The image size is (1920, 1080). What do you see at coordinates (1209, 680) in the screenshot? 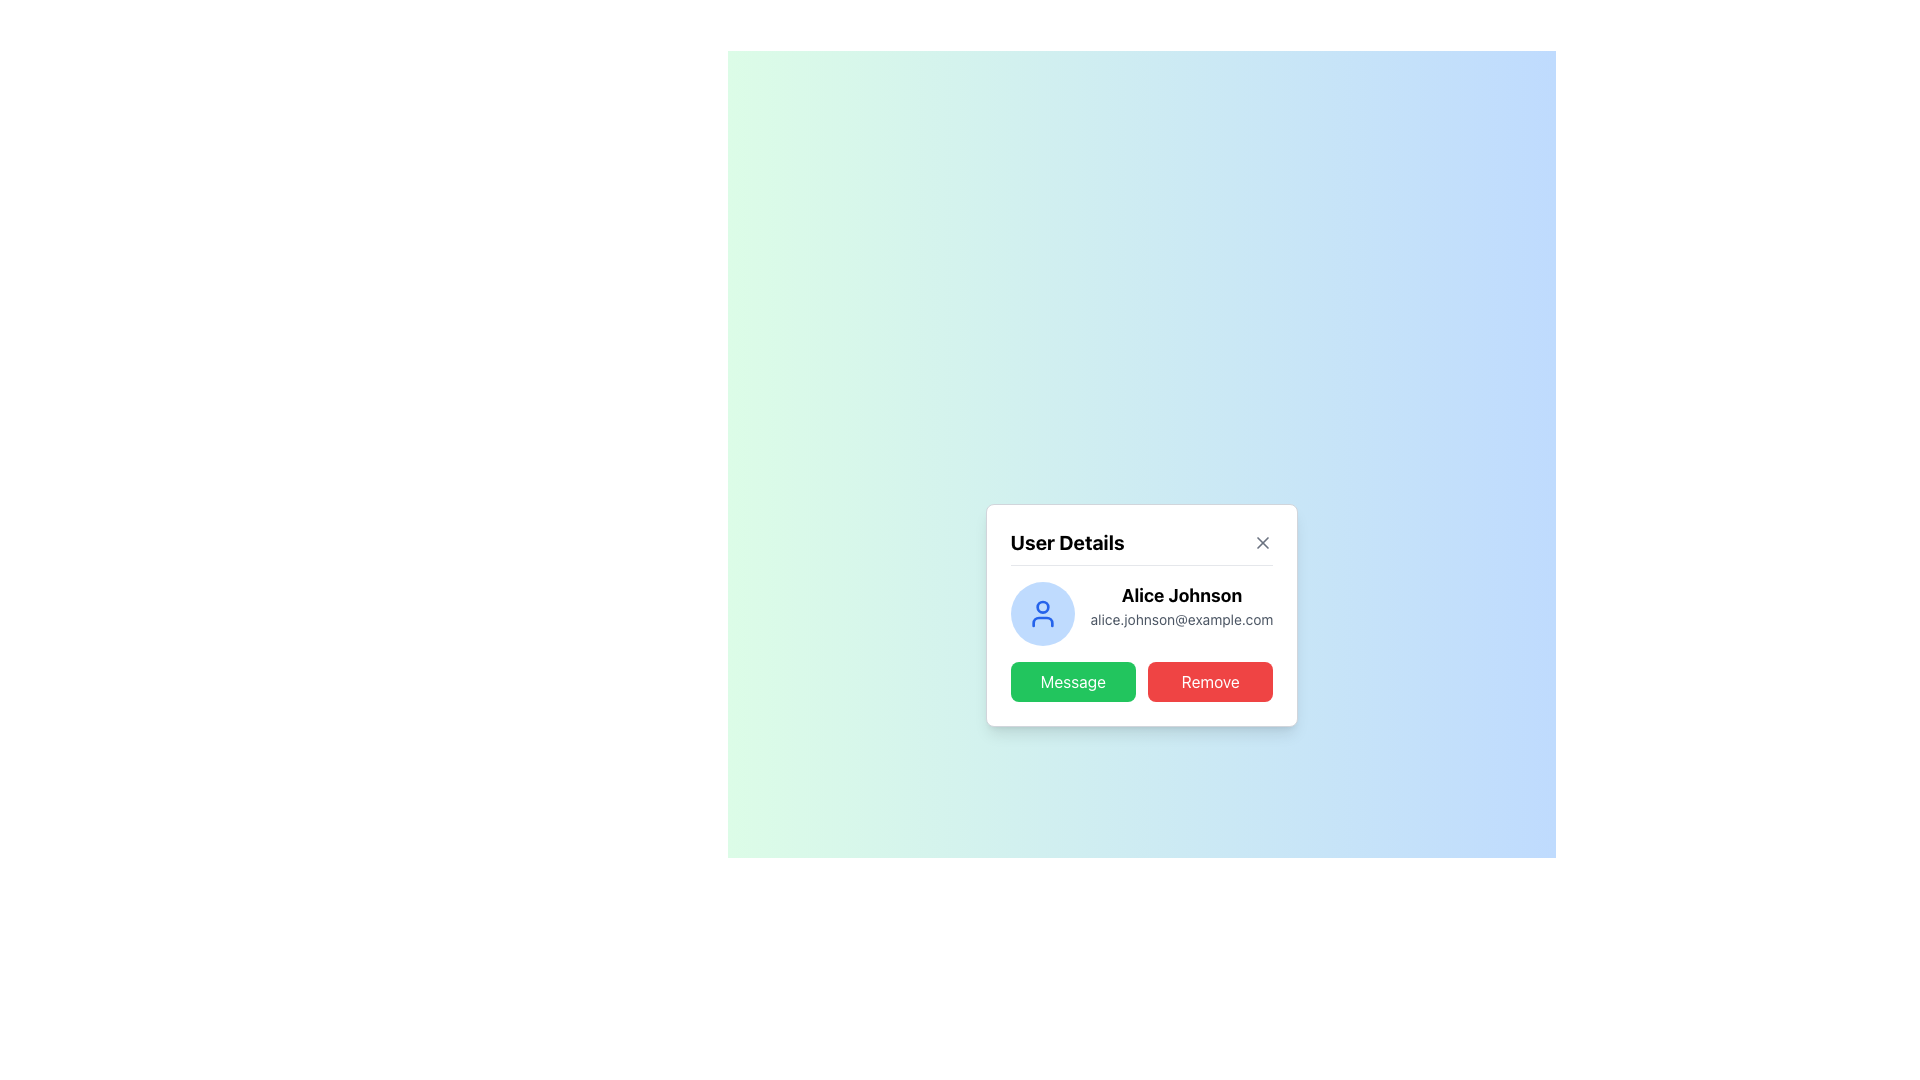
I see `the red 'Remove' button, which is the second button in a horizontal layout` at bounding box center [1209, 680].